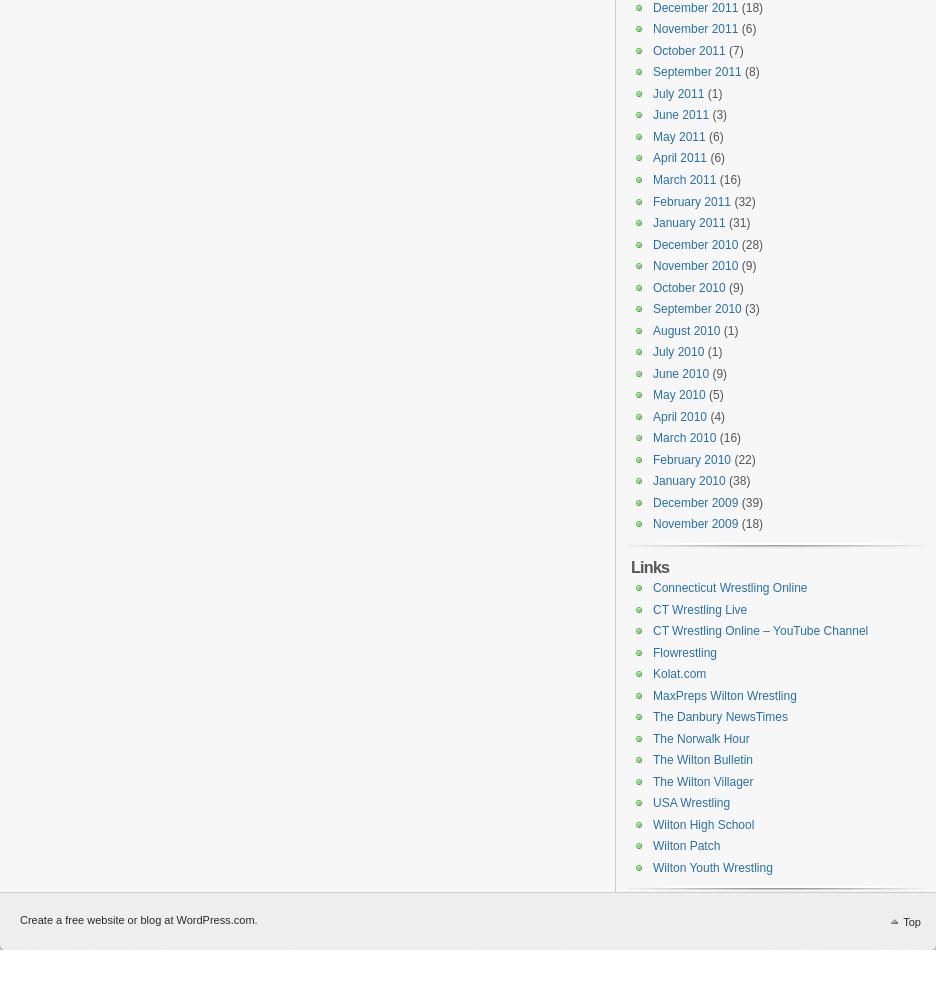 This screenshot has width=936, height=1001. What do you see at coordinates (728, 587) in the screenshot?
I see `'Connecticut Wrestling Online'` at bounding box center [728, 587].